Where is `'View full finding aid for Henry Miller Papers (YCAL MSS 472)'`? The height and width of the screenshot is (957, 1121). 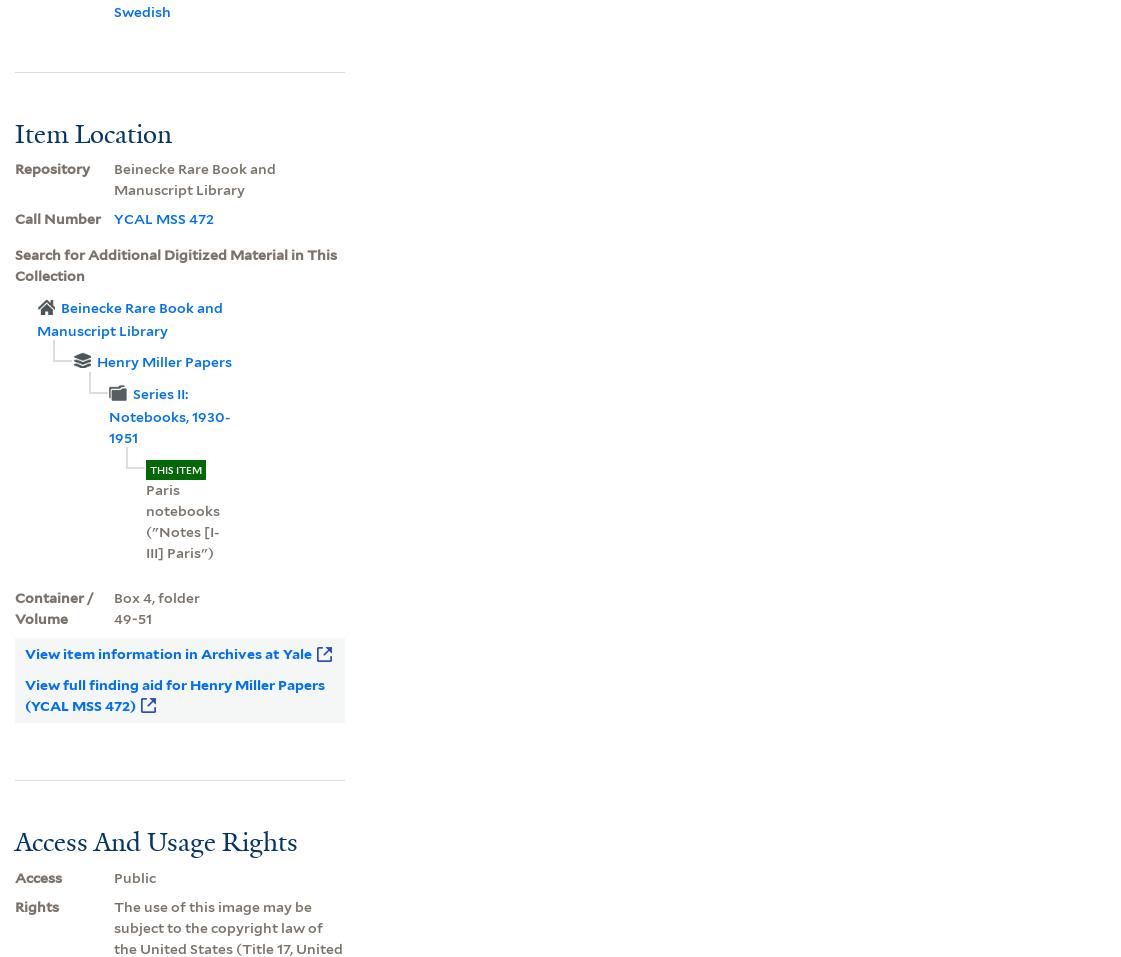
'View full finding aid for Henry Miller Papers (YCAL MSS 472)' is located at coordinates (172, 694).